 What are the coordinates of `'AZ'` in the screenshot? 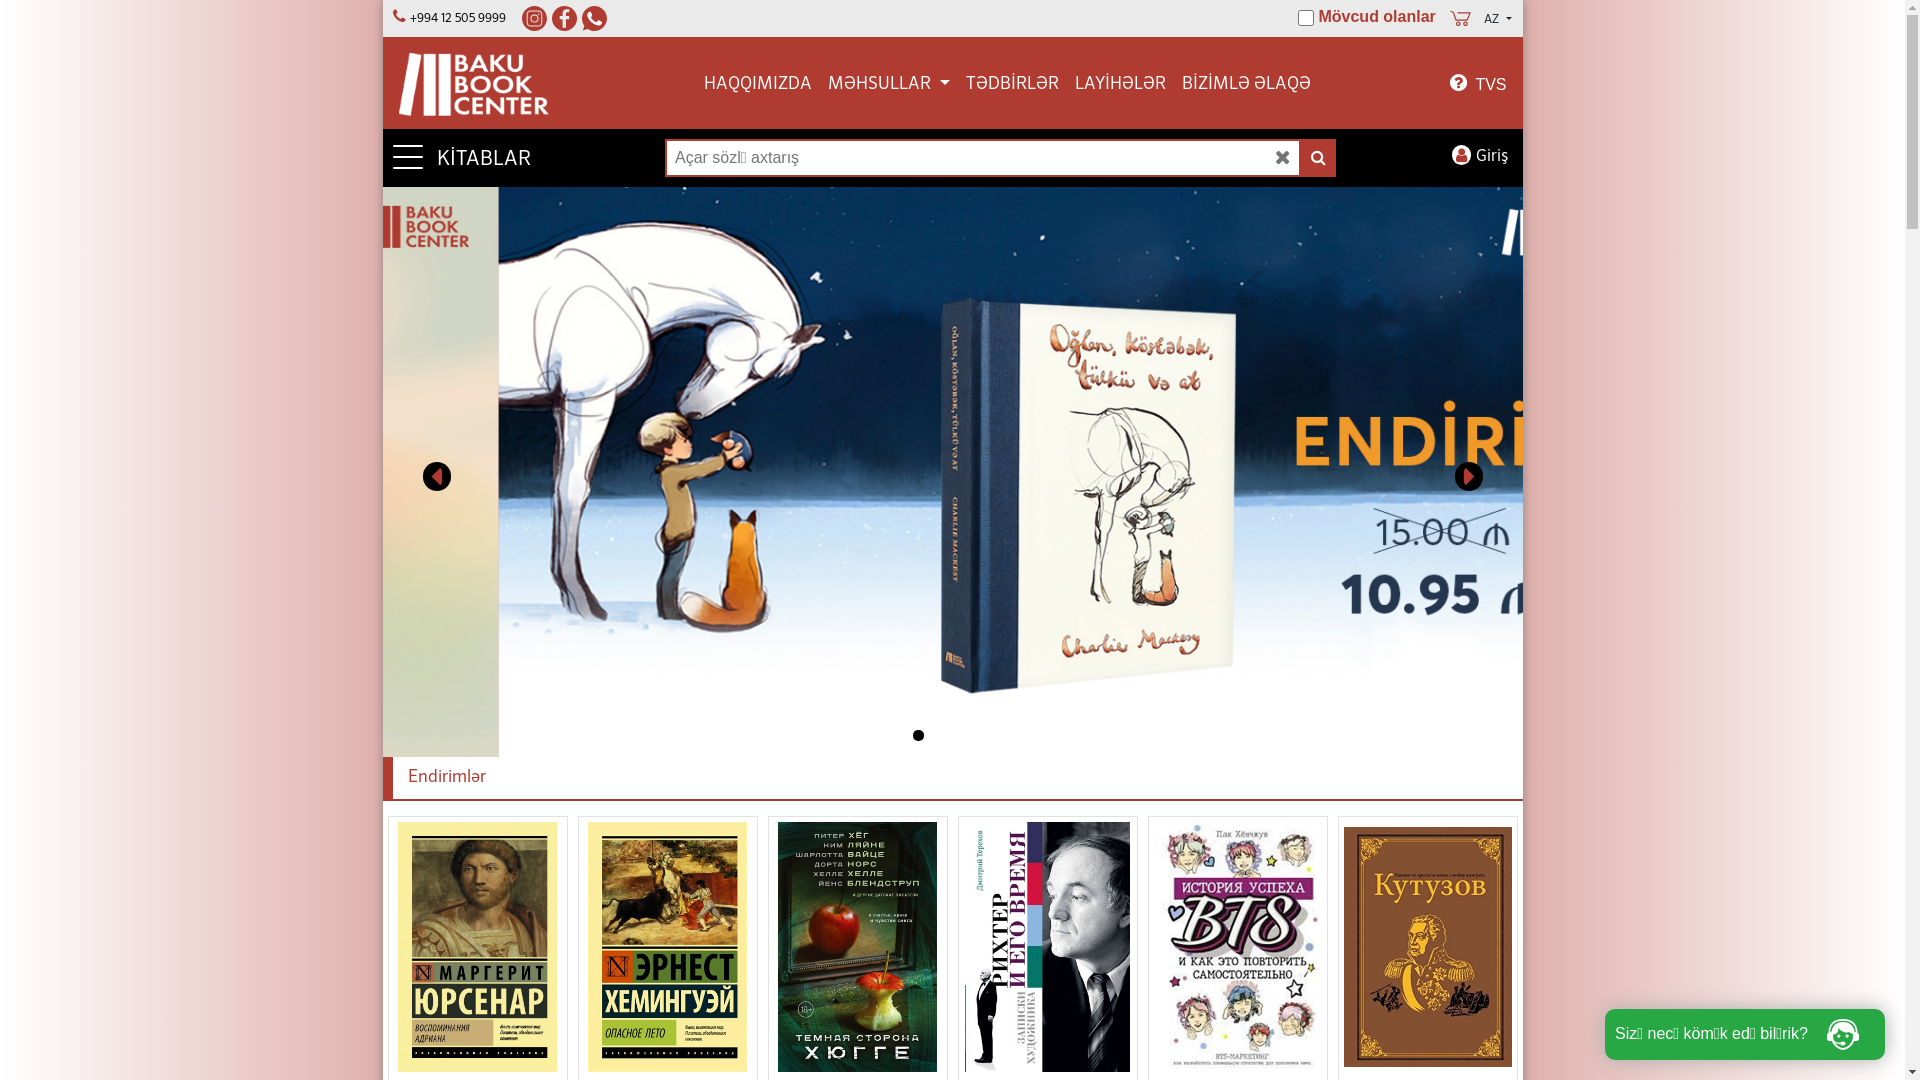 It's located at (1497, 19).